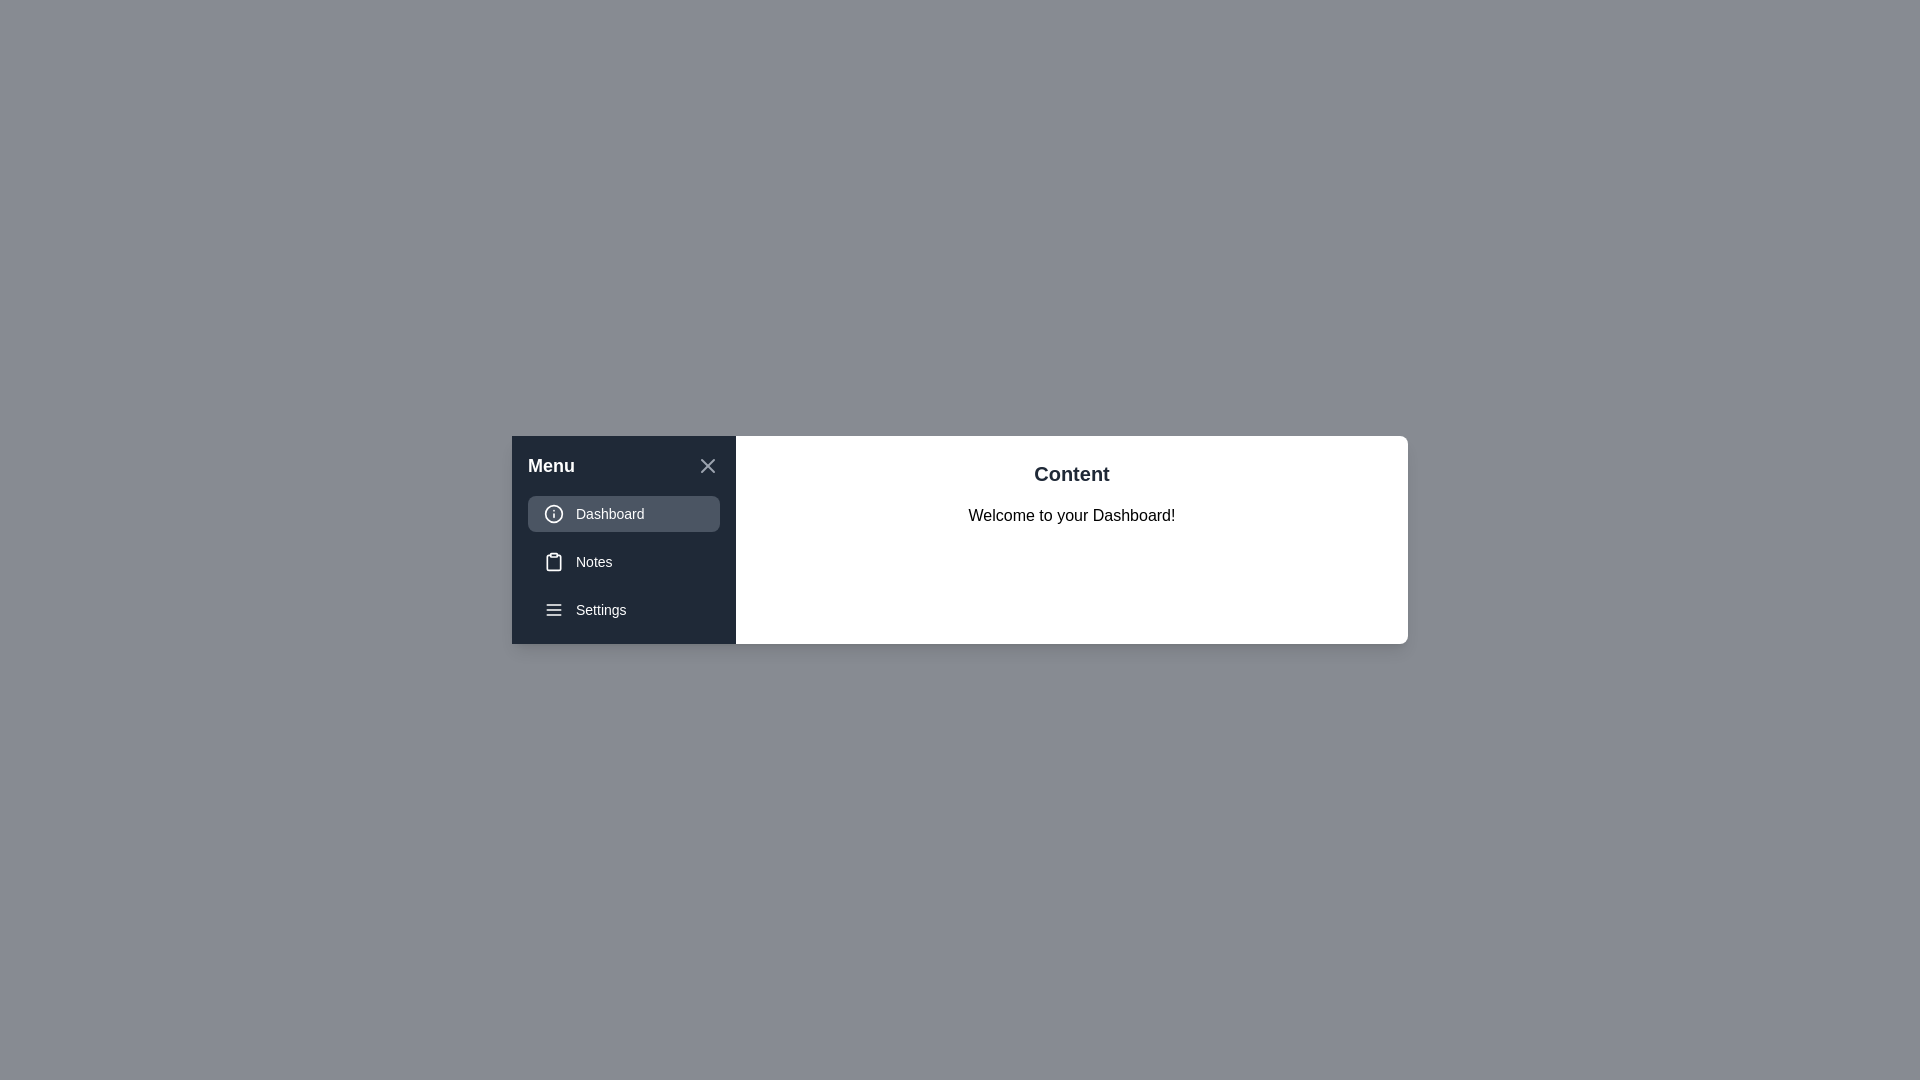 The width and height of the screenshot is (1920, 1080). I want to click on the 'Settings' button, which is the third option in the vertical menu list located in the left sidebar of the application, so click(623, 608).